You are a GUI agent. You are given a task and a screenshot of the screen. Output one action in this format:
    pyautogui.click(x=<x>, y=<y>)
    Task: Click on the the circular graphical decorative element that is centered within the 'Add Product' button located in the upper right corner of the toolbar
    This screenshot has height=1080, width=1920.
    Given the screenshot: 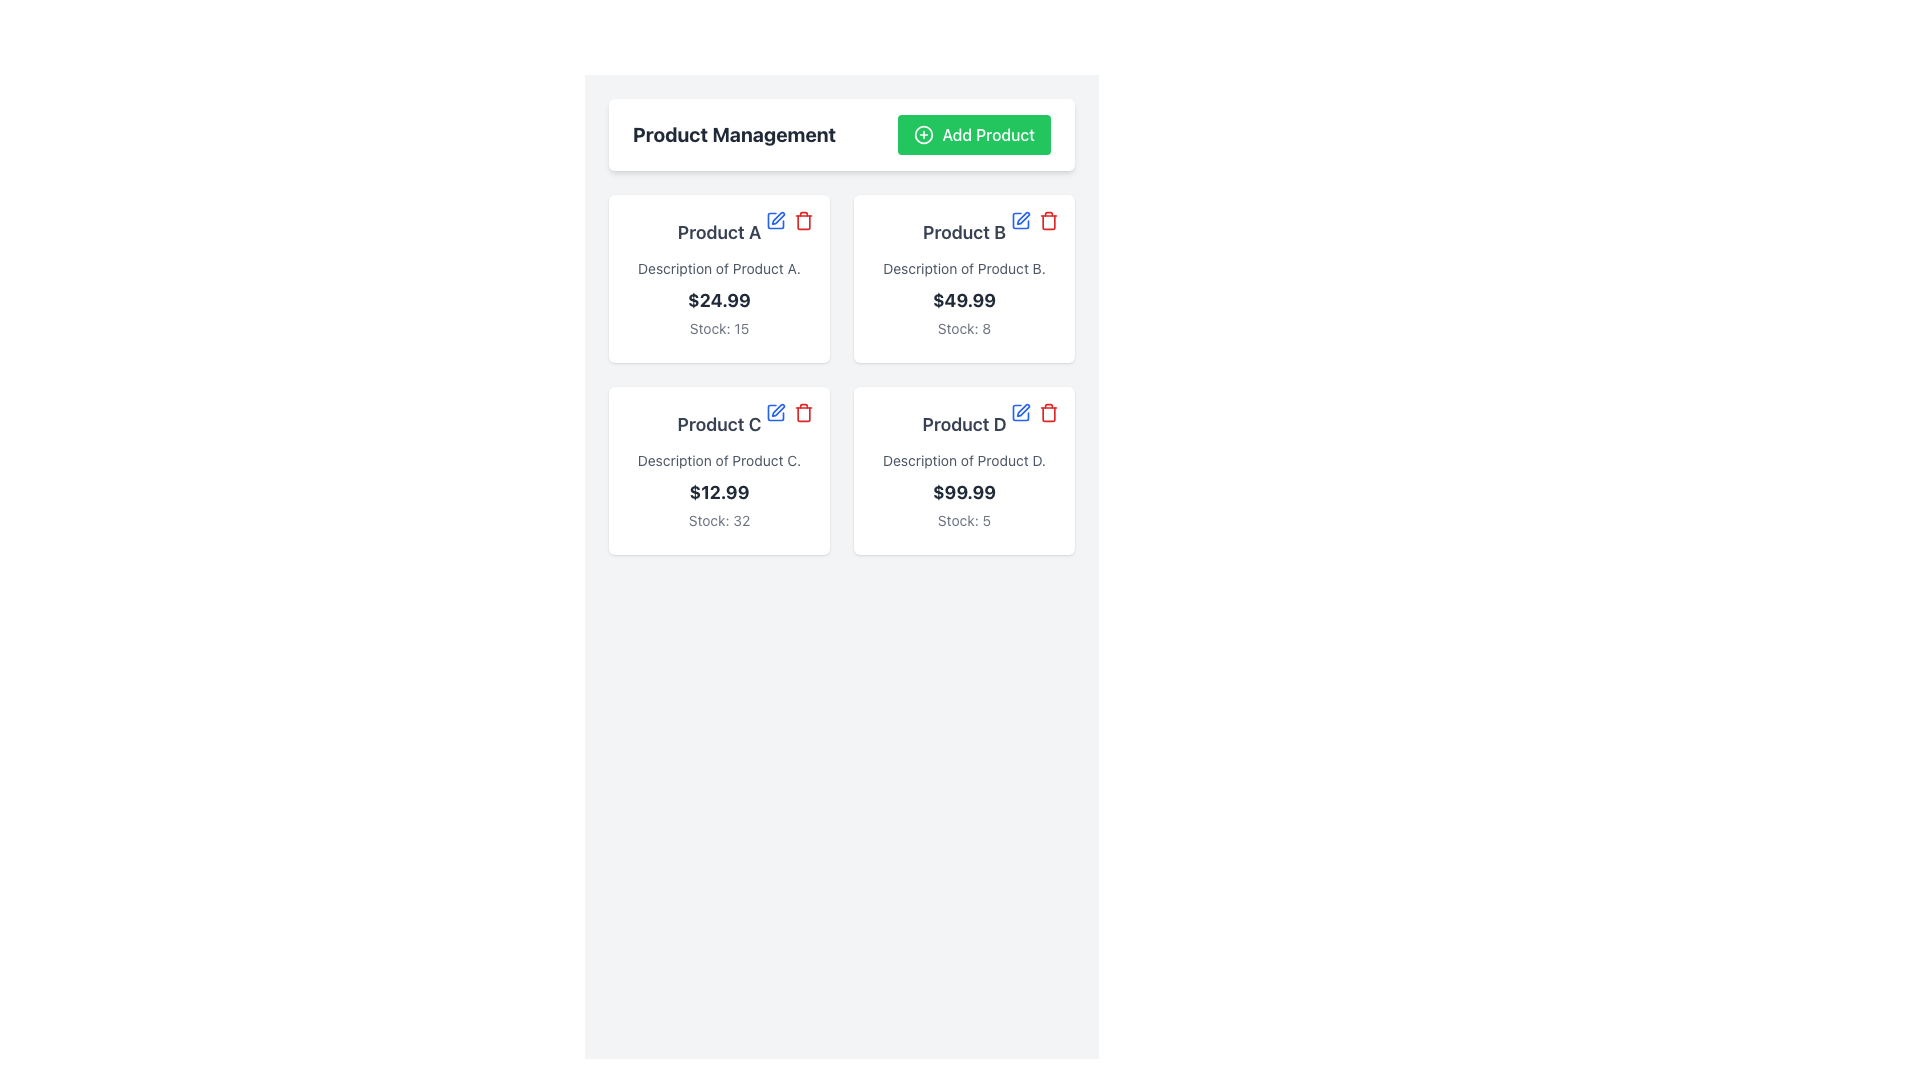 What is the action you would take?
    pyautogui.click(x=923, y=135)
    